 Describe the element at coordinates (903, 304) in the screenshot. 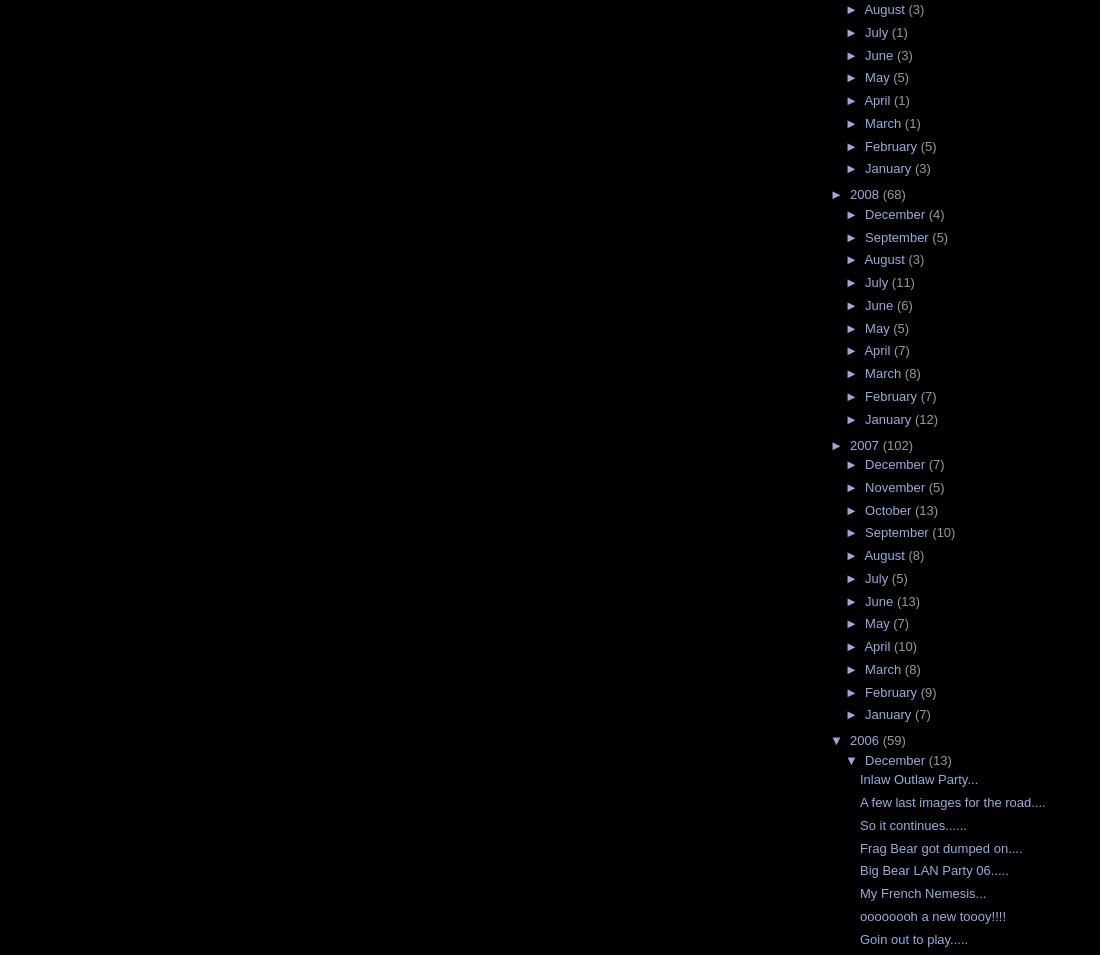

I see `'(6)'` at that location.